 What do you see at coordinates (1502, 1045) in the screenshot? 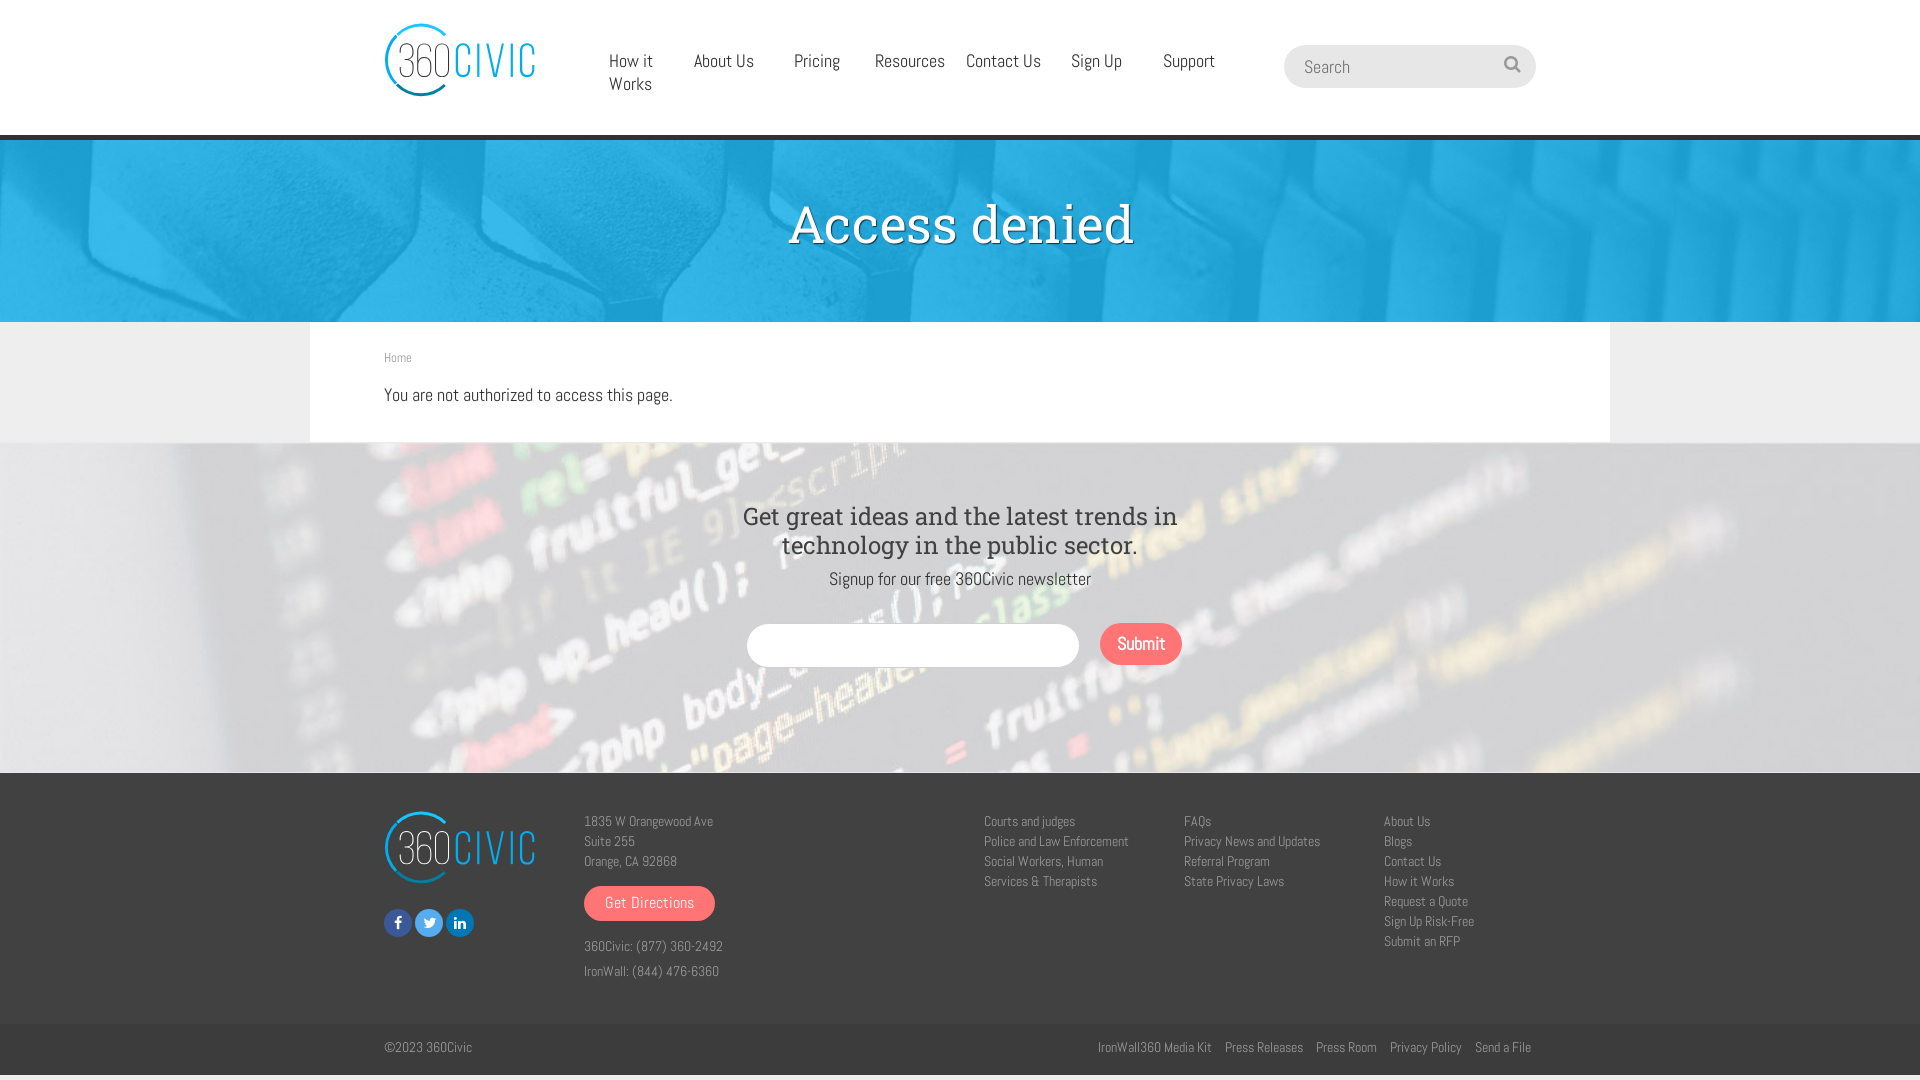
I see `'Send a File'` at bounding box center [1502, 1045].